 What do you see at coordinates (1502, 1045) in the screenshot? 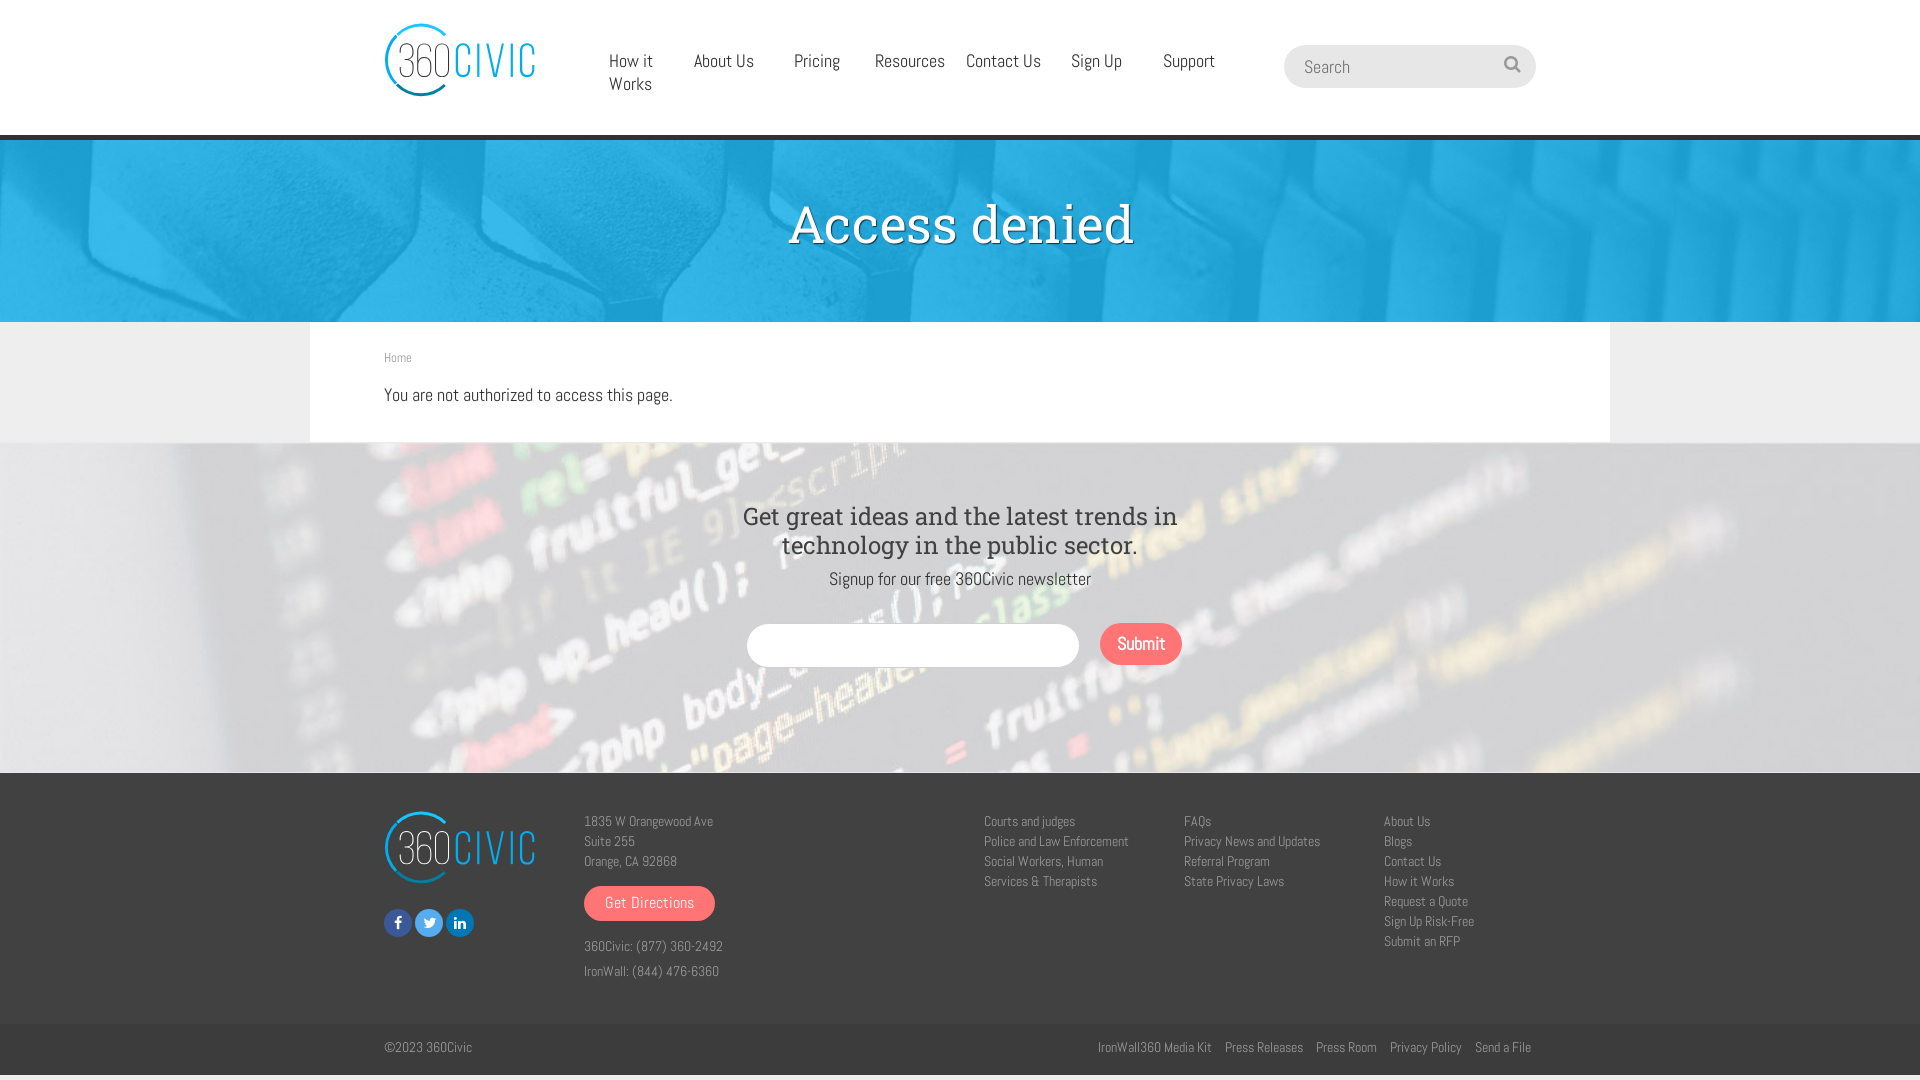
I see `'Send a File'` at bounding box center [1502, 1045].